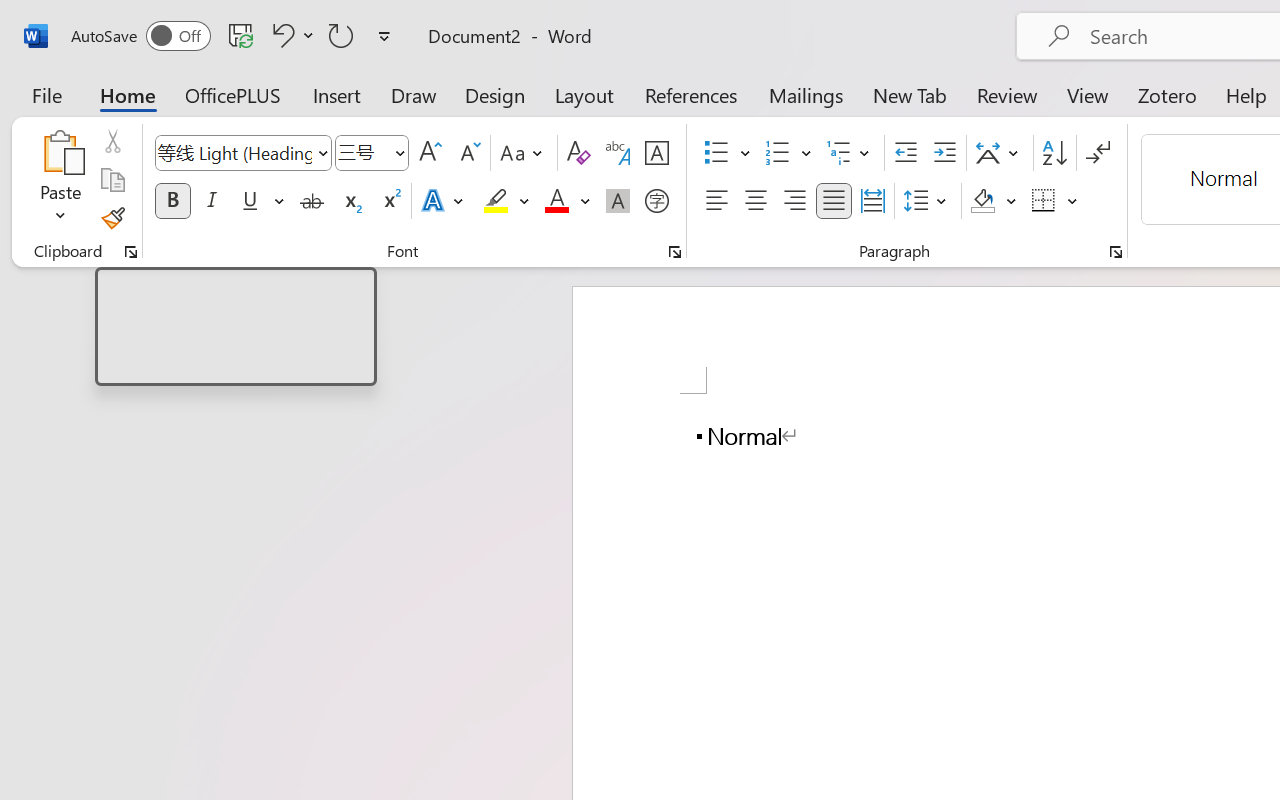 This screenshot has height=800, width=1280. I want to click on 'Paragraph...', so click(1114, 251).